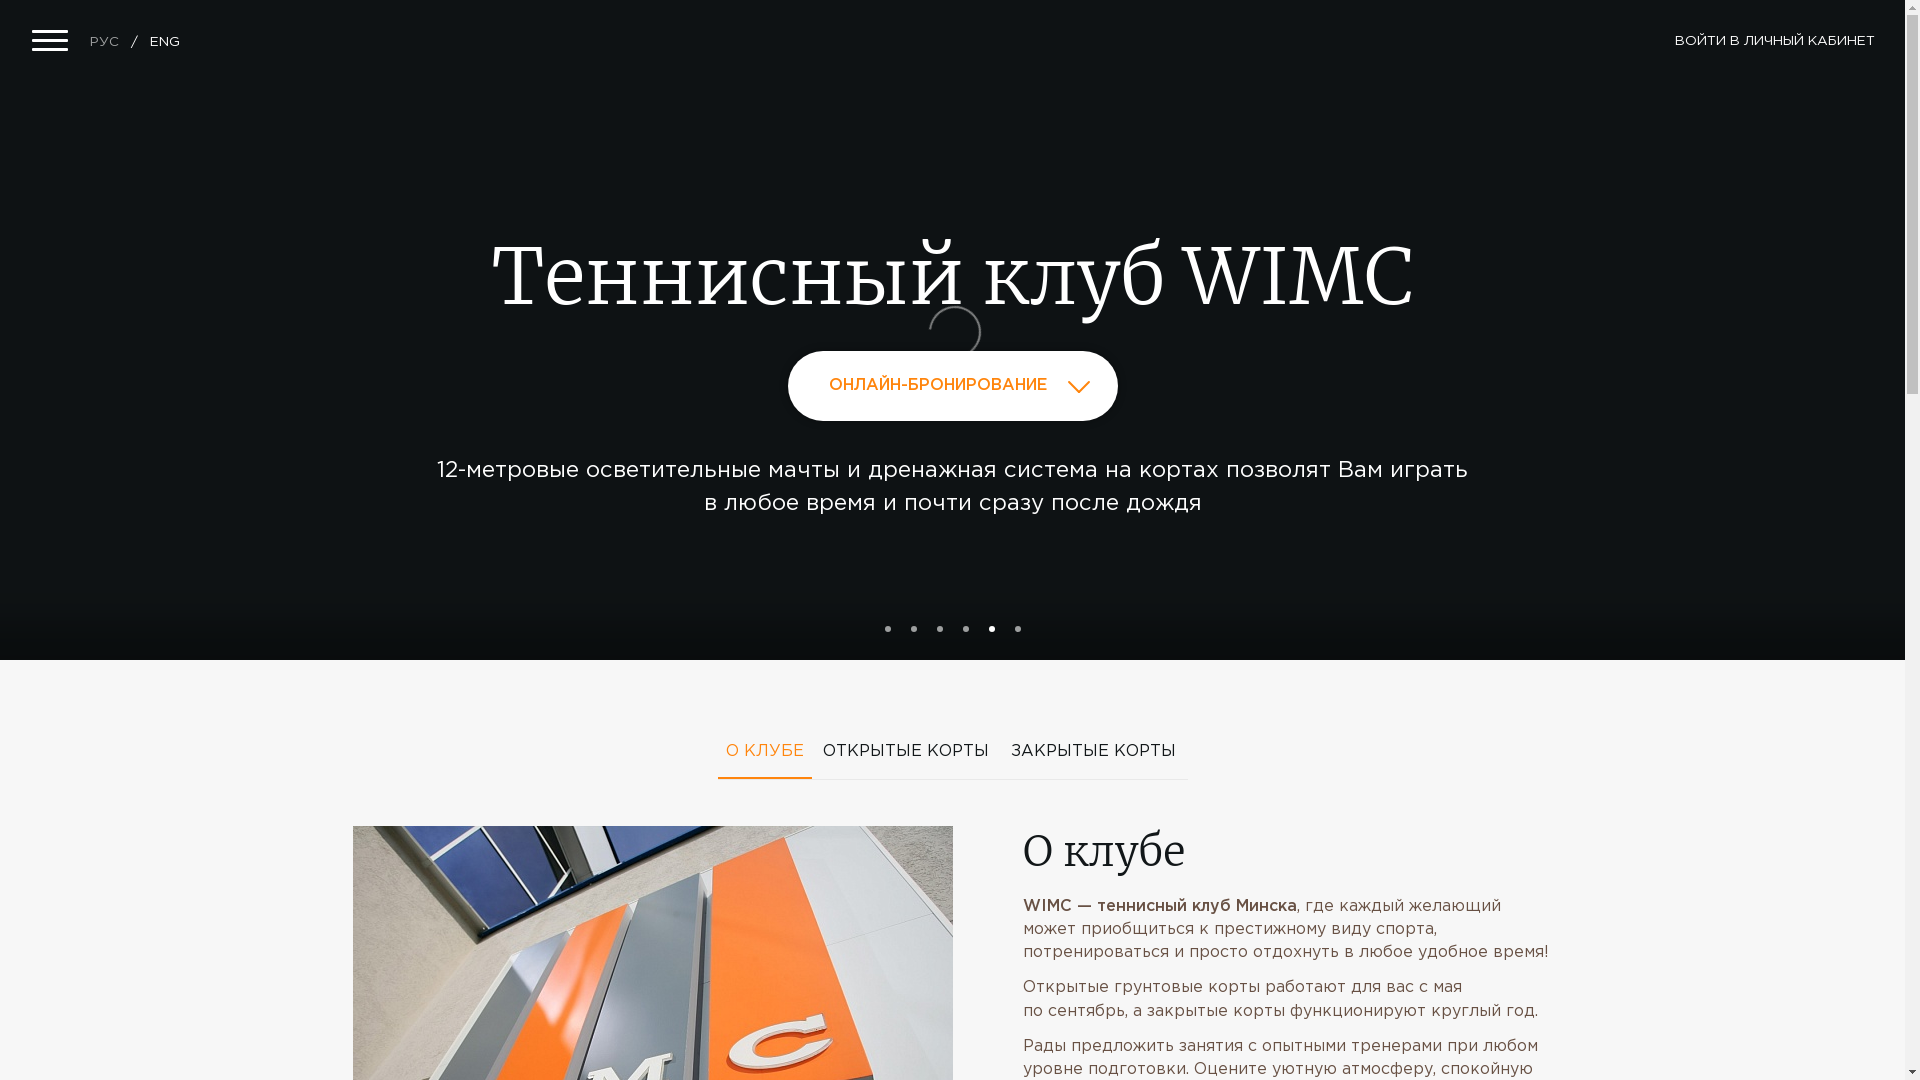  Describe the element at coordinates (938, 627) in the screenshot. I see `'3'` at that location.